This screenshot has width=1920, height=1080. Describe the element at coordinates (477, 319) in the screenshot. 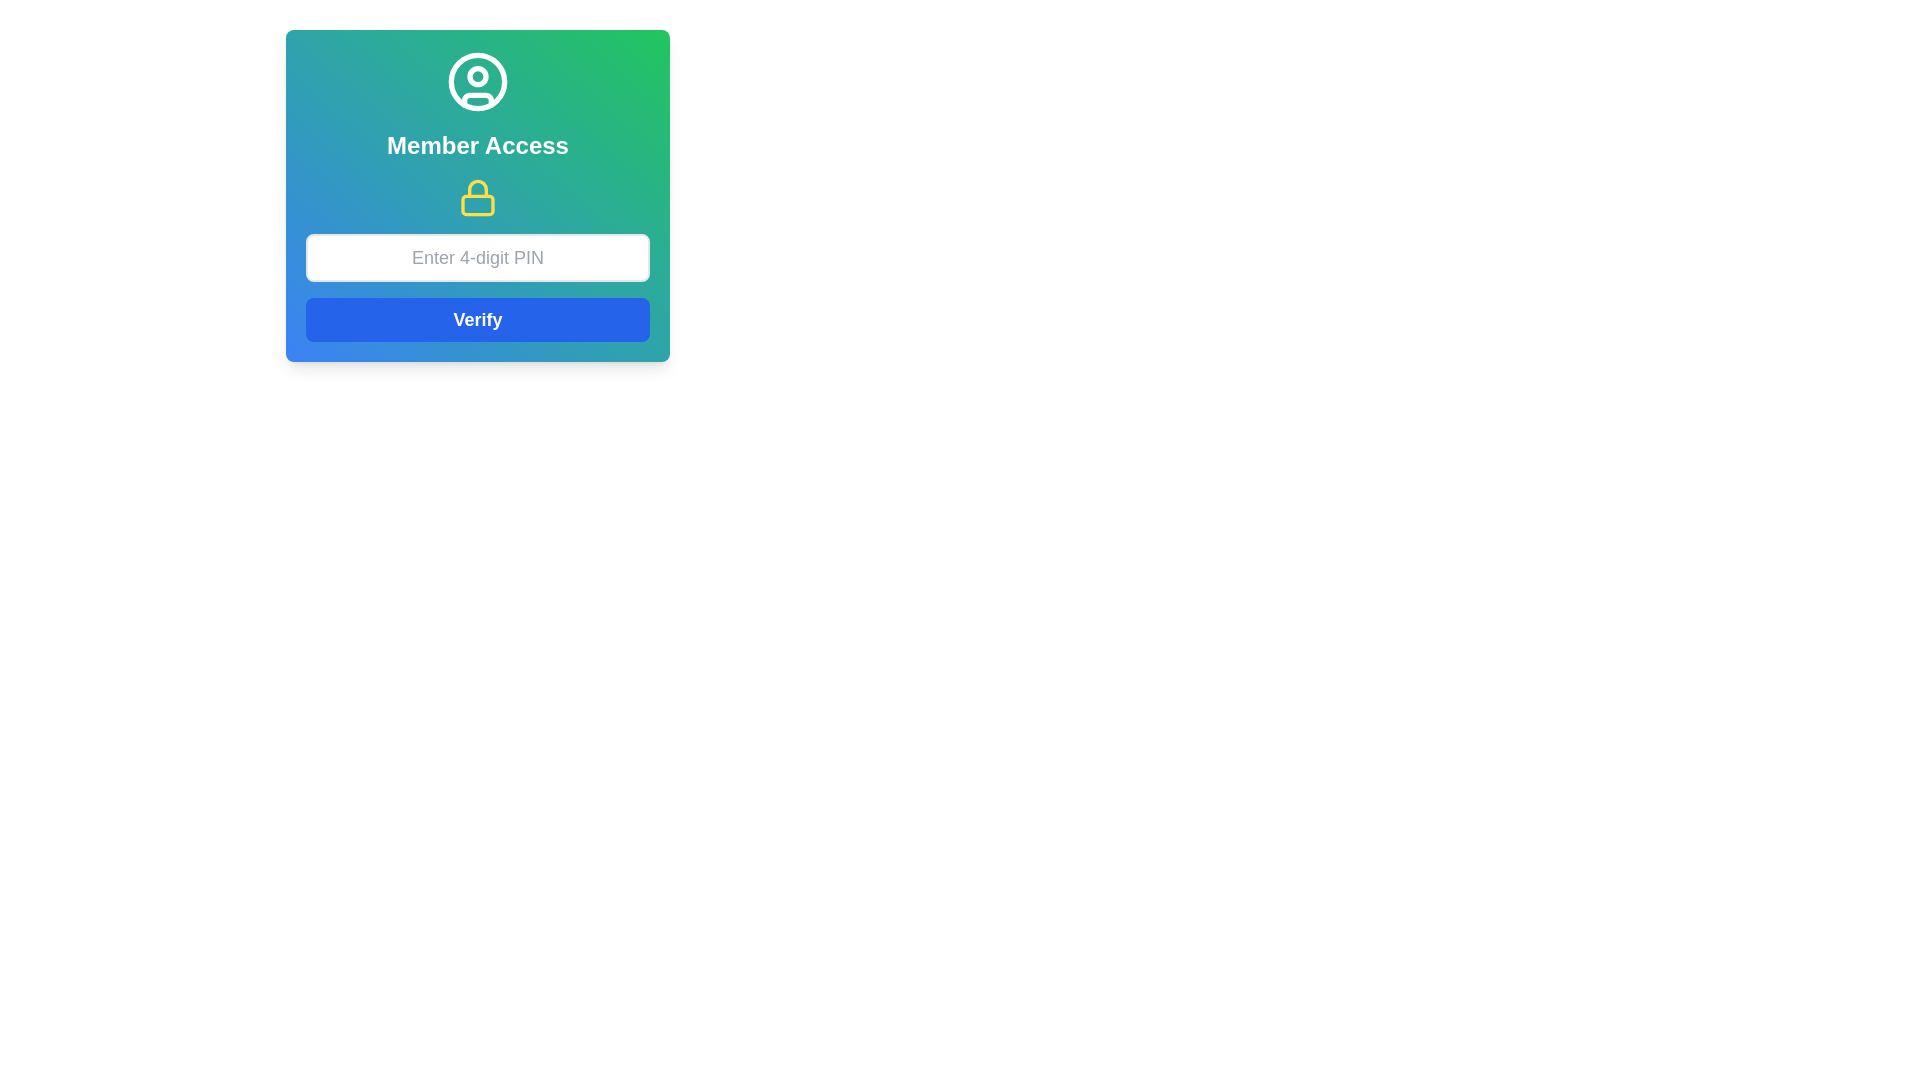

I see `the button that triggers the PIN verification action, located below the 'Enter 4-digit PIN' input field, to activate the hover styling` at that location.